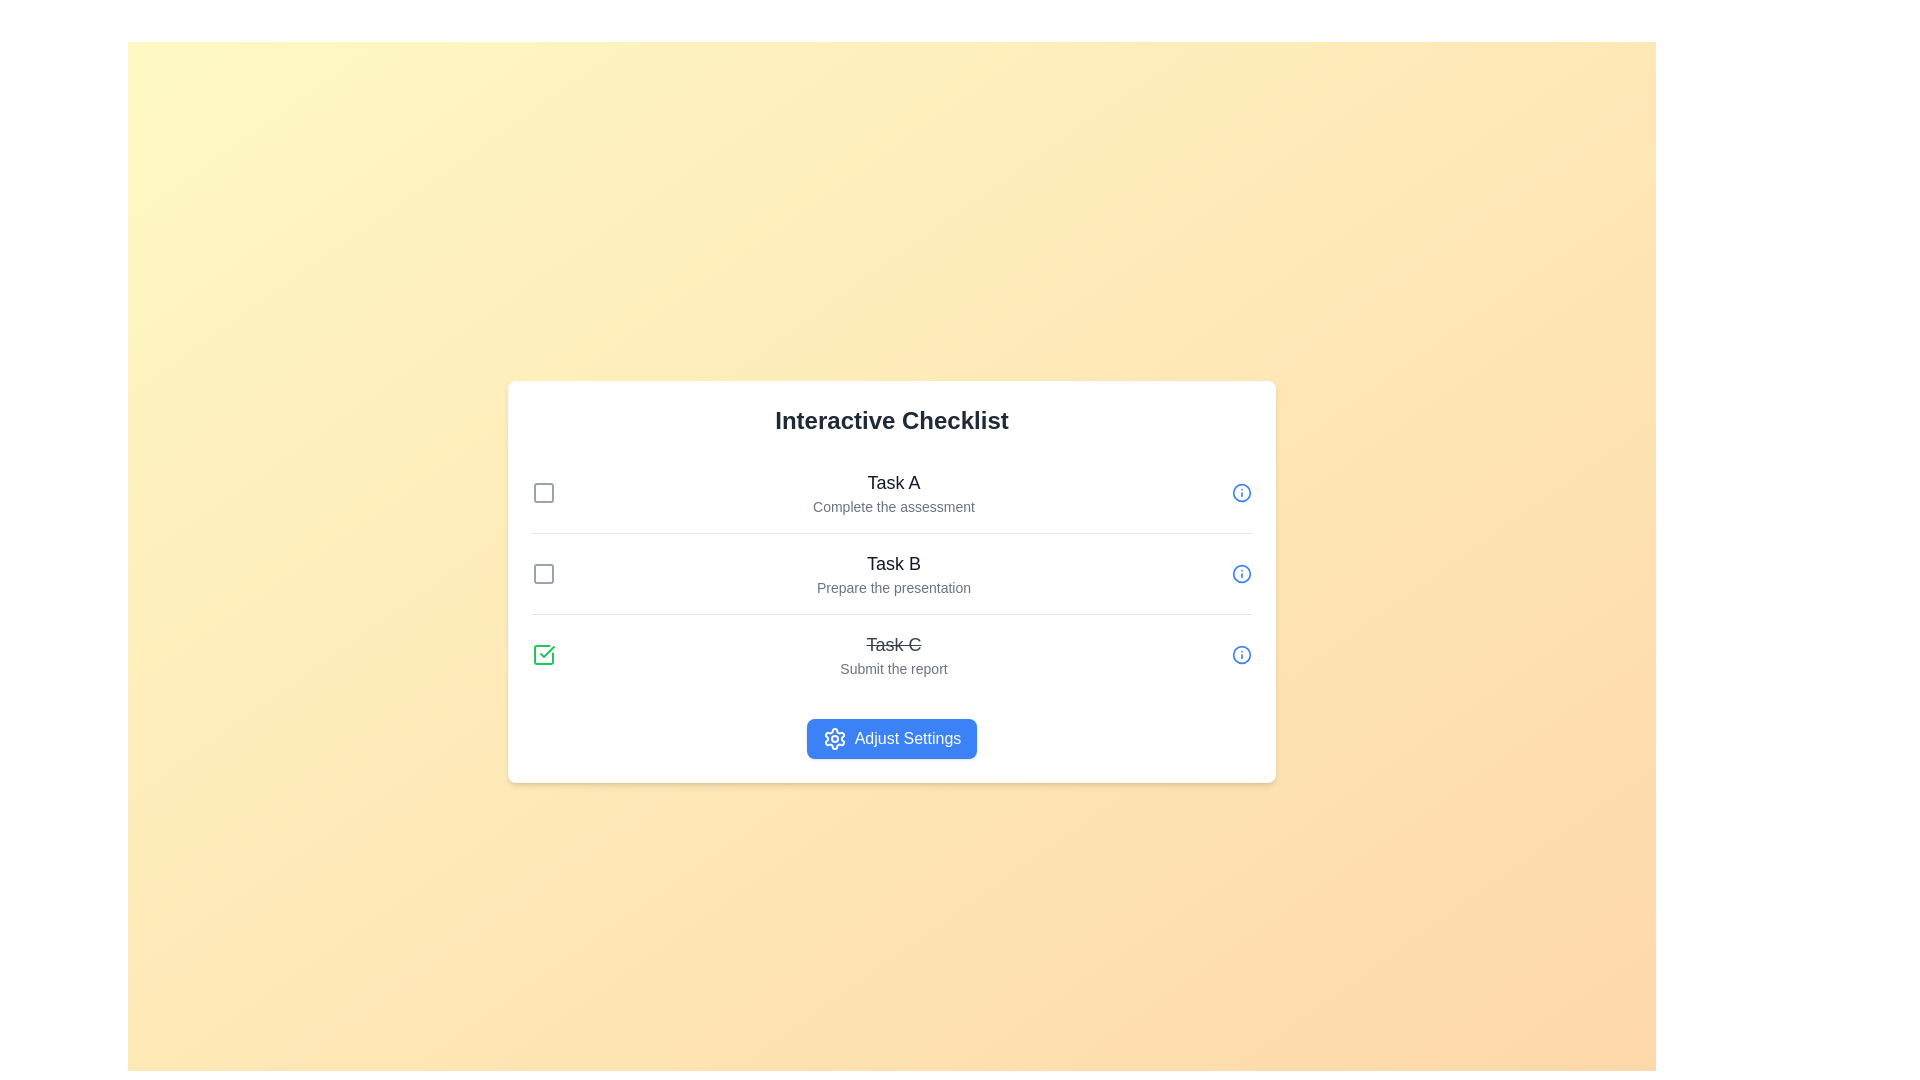 The image size is (1920, 1080). What do you see at coordinates (543, 493) in the screenshot?
I see `the checkbox corresponding to Task A` at bounding box center [543, 493].